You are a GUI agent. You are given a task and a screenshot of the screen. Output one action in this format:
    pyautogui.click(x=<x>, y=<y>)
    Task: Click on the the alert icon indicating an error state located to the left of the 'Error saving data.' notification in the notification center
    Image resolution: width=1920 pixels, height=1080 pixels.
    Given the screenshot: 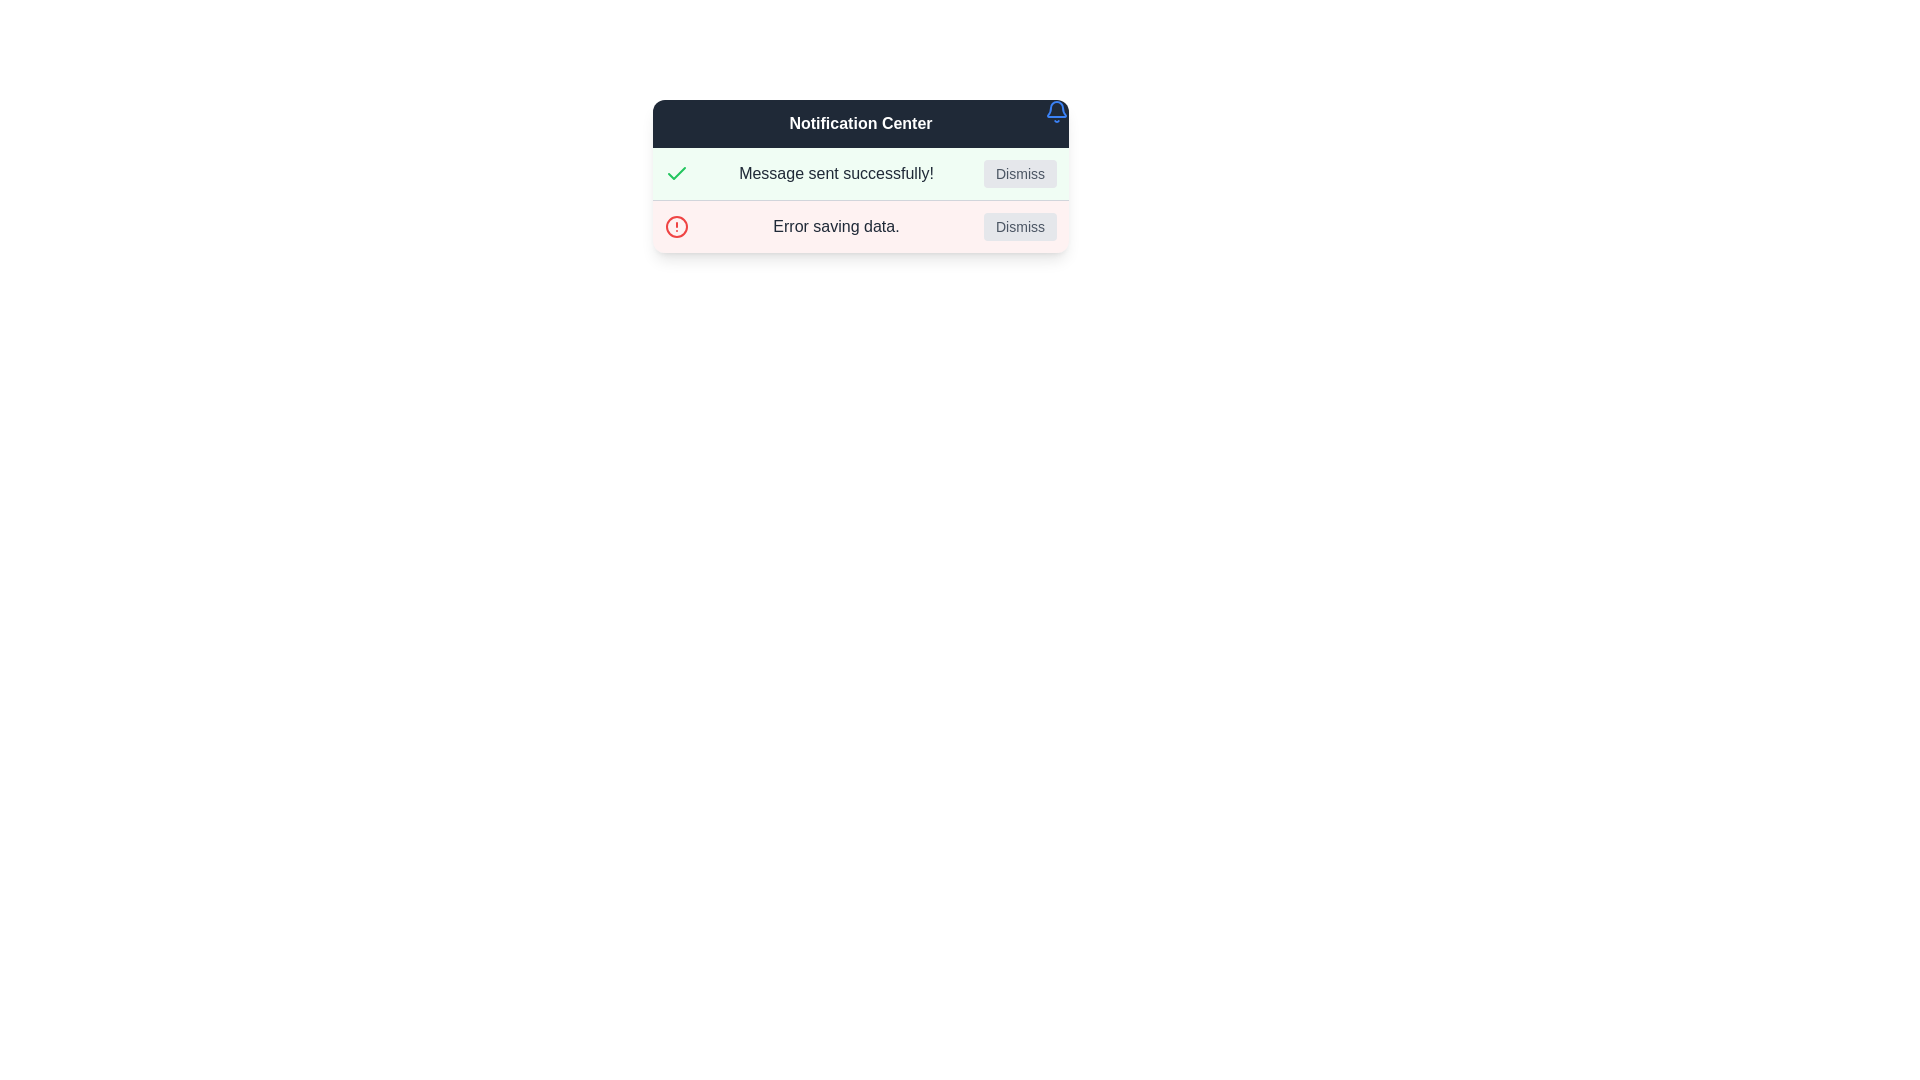 What is the action you would take?
    pyautogui.click(x=676, y=226)
    